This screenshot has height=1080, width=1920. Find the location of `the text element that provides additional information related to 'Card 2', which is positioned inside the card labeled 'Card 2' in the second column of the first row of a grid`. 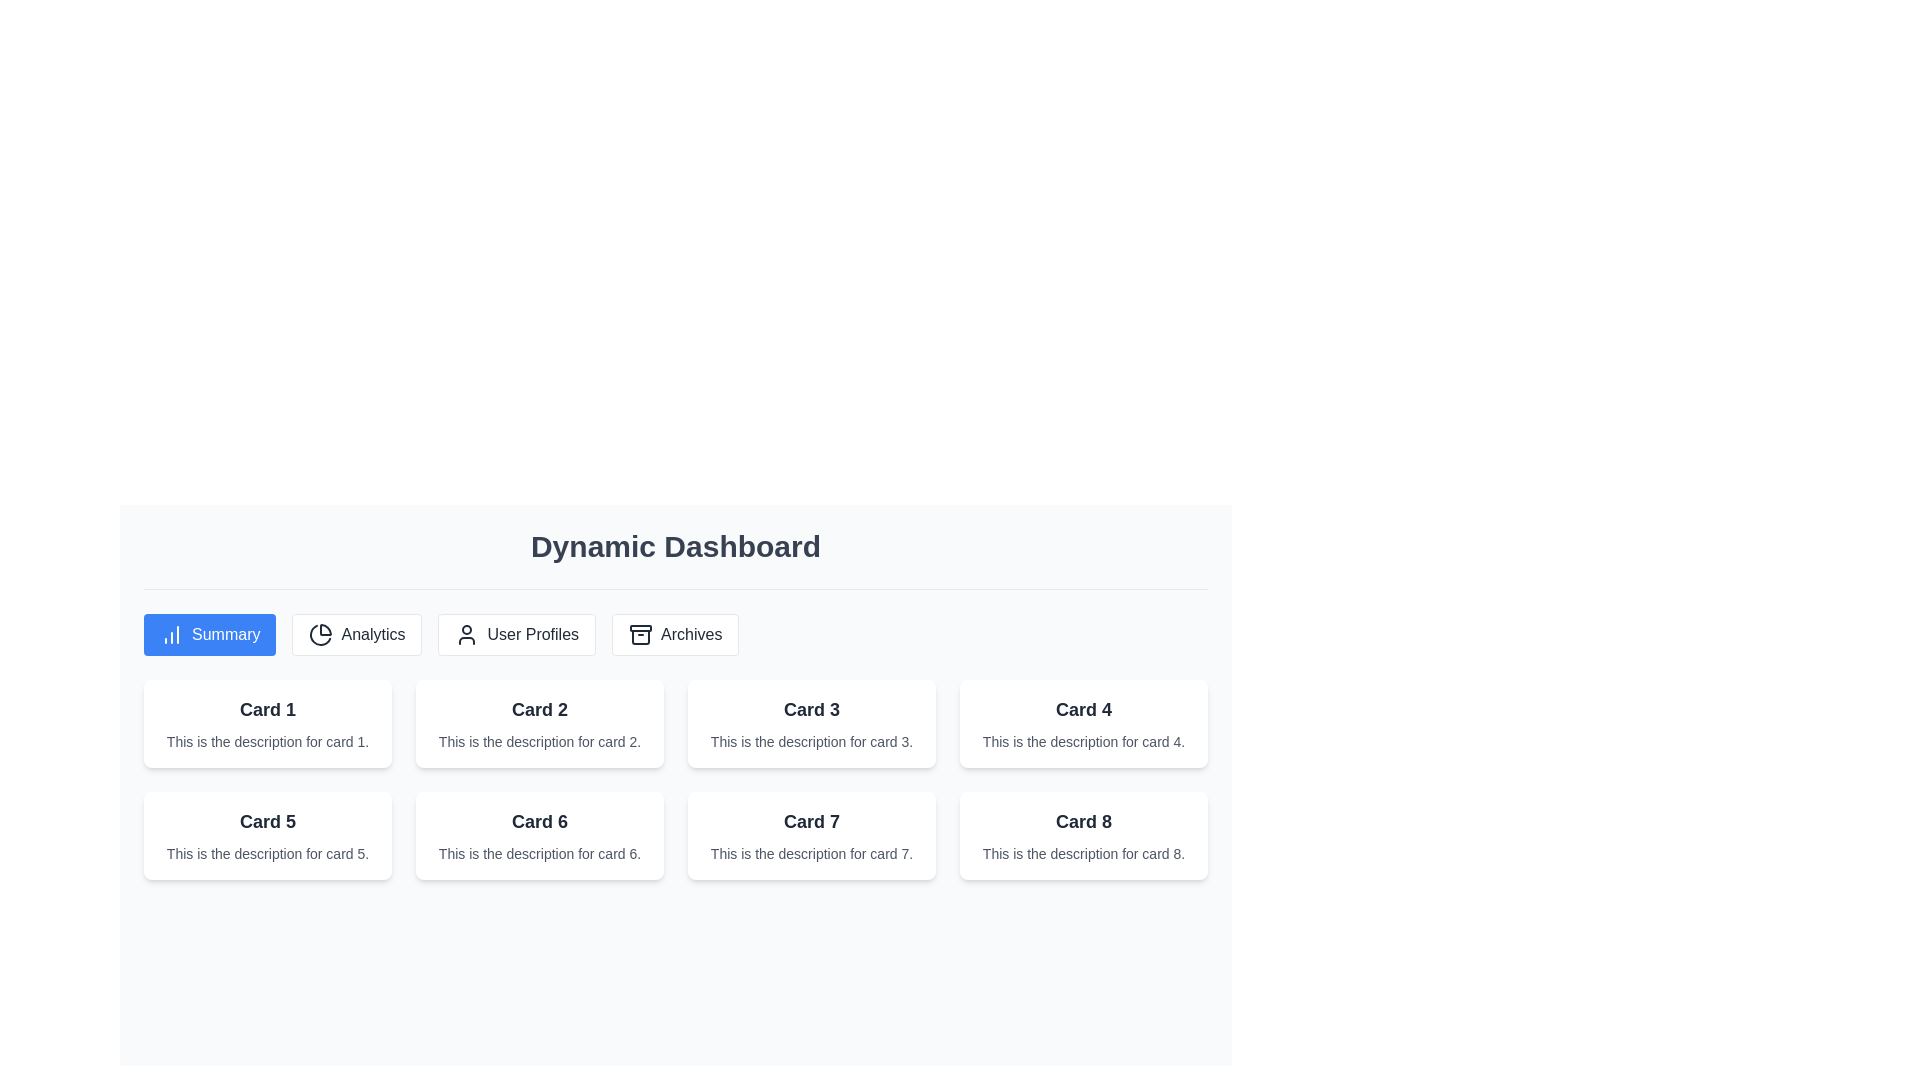

the text element that provides additional information related to 'Card 2', which is positioned inside the card labeled 'Card 2' in the second column of the first row of a grid is located at coordinates (539, 741).